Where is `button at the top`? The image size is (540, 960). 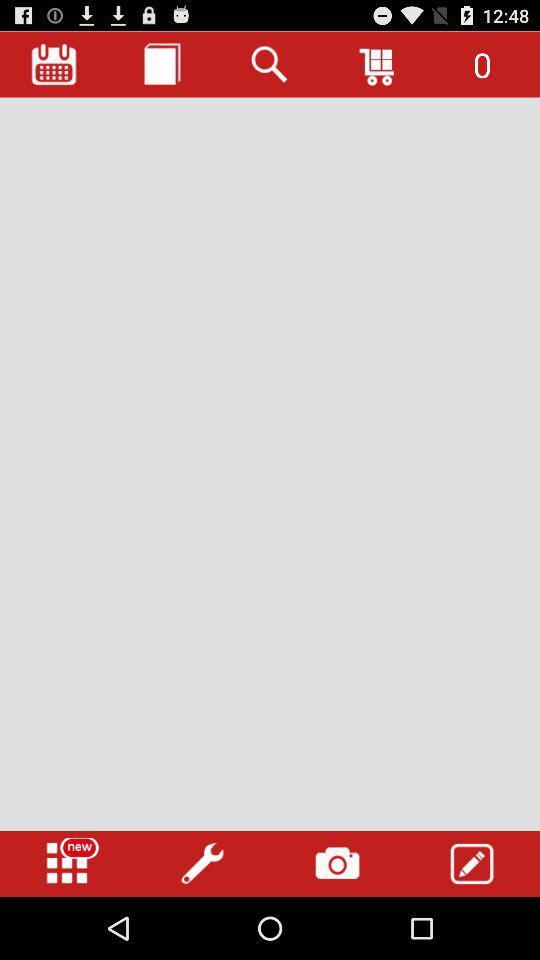
button at the top is located at coordinates (270, 64).